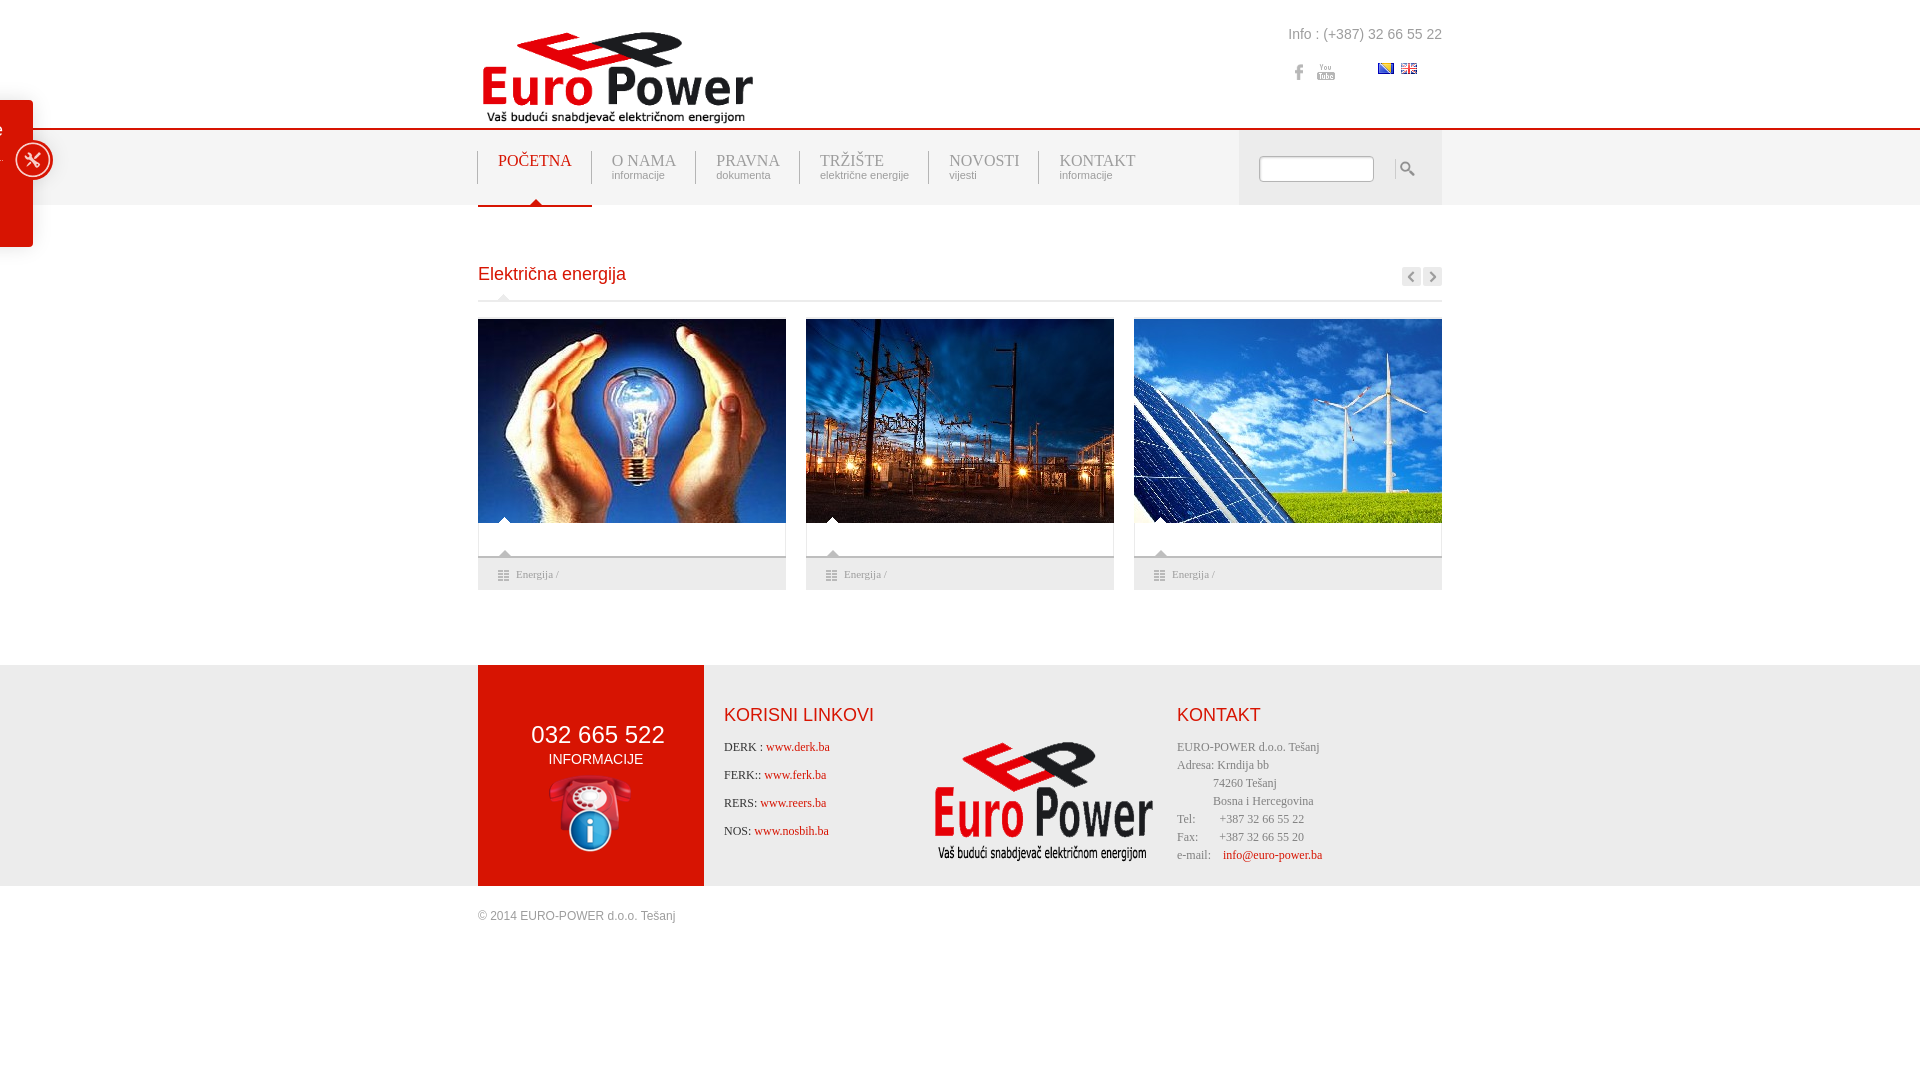 The image size is (1920, 1080). Describe the element at coordinates (796, 747) in the screenshot. I see `'www.derk.ba'` at that location.